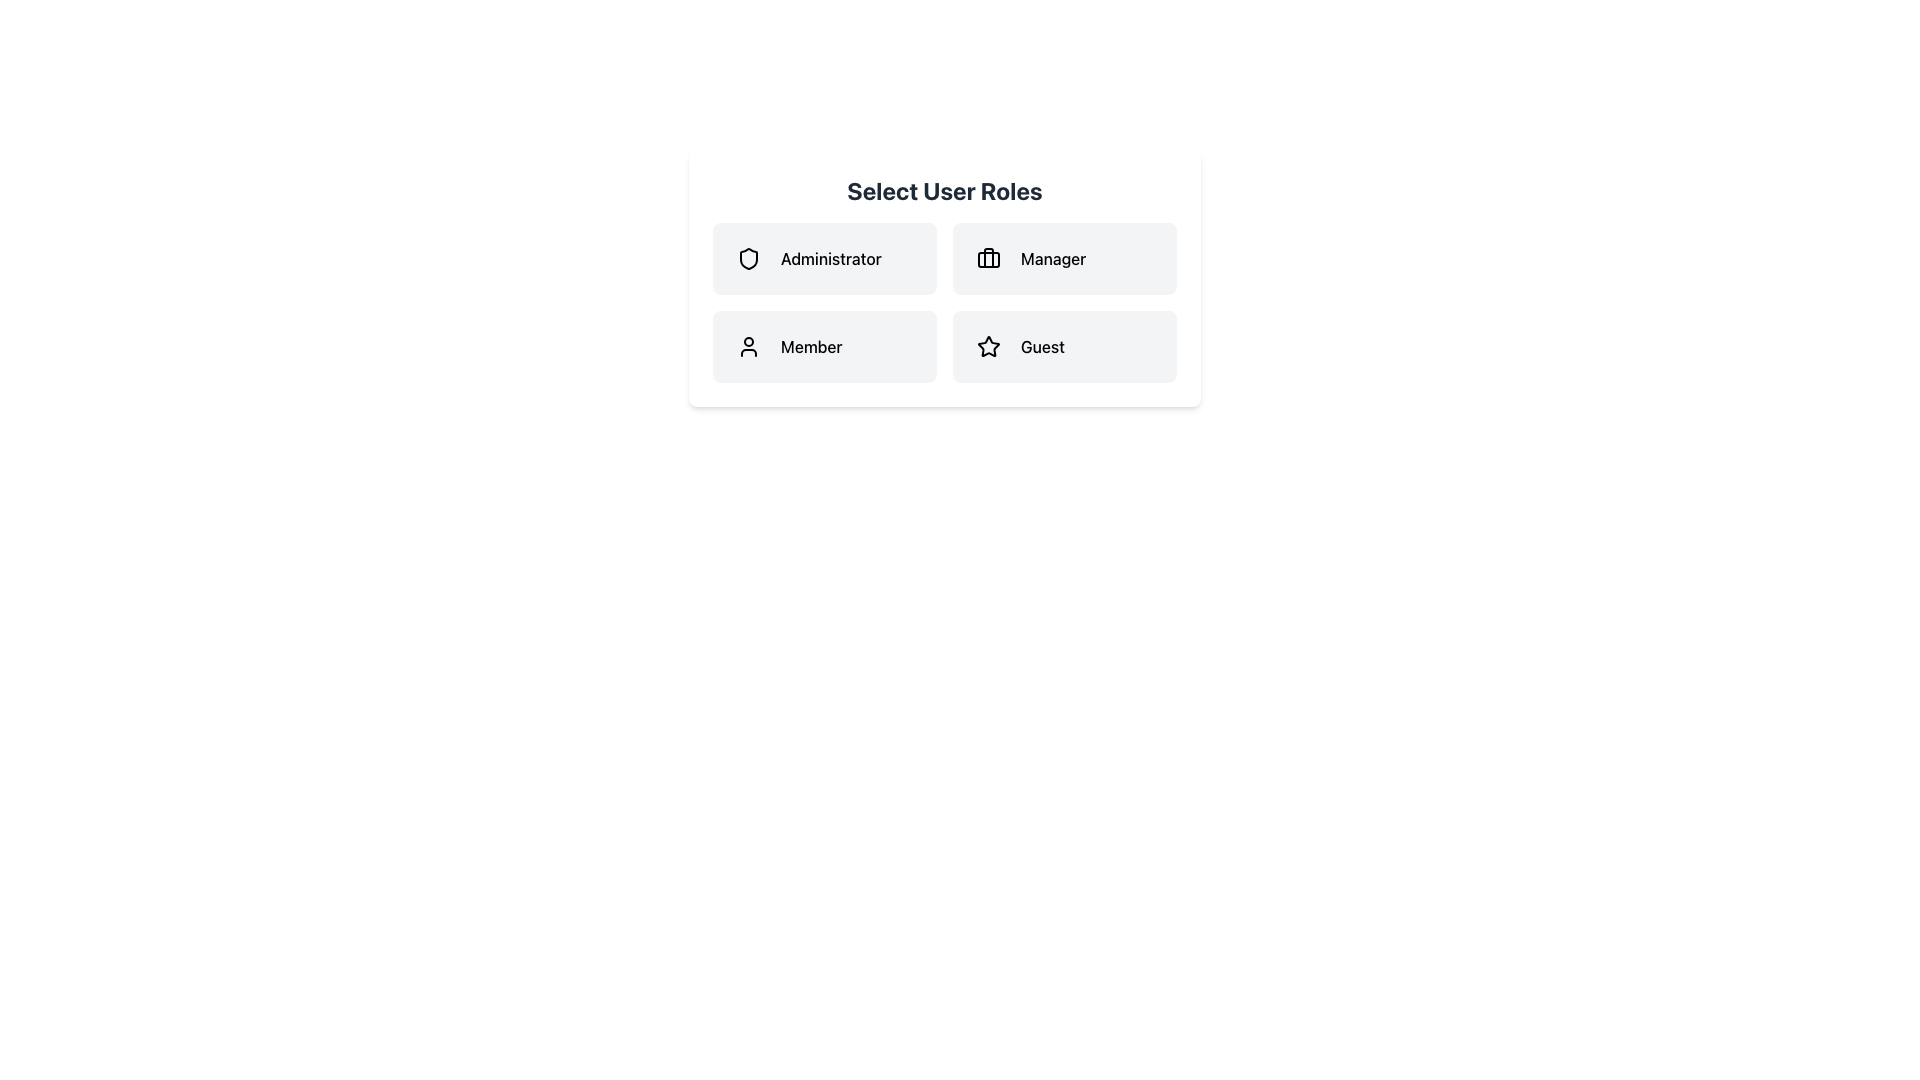 Image resolution: width=1920 pixels, height=1080 pixels. I want to click on the 'Member' role icon located in the lower-left quadrant of the grid layout, directly below the 'Administrator' element and to the left of the 'Guest' element, so click(747, 346).